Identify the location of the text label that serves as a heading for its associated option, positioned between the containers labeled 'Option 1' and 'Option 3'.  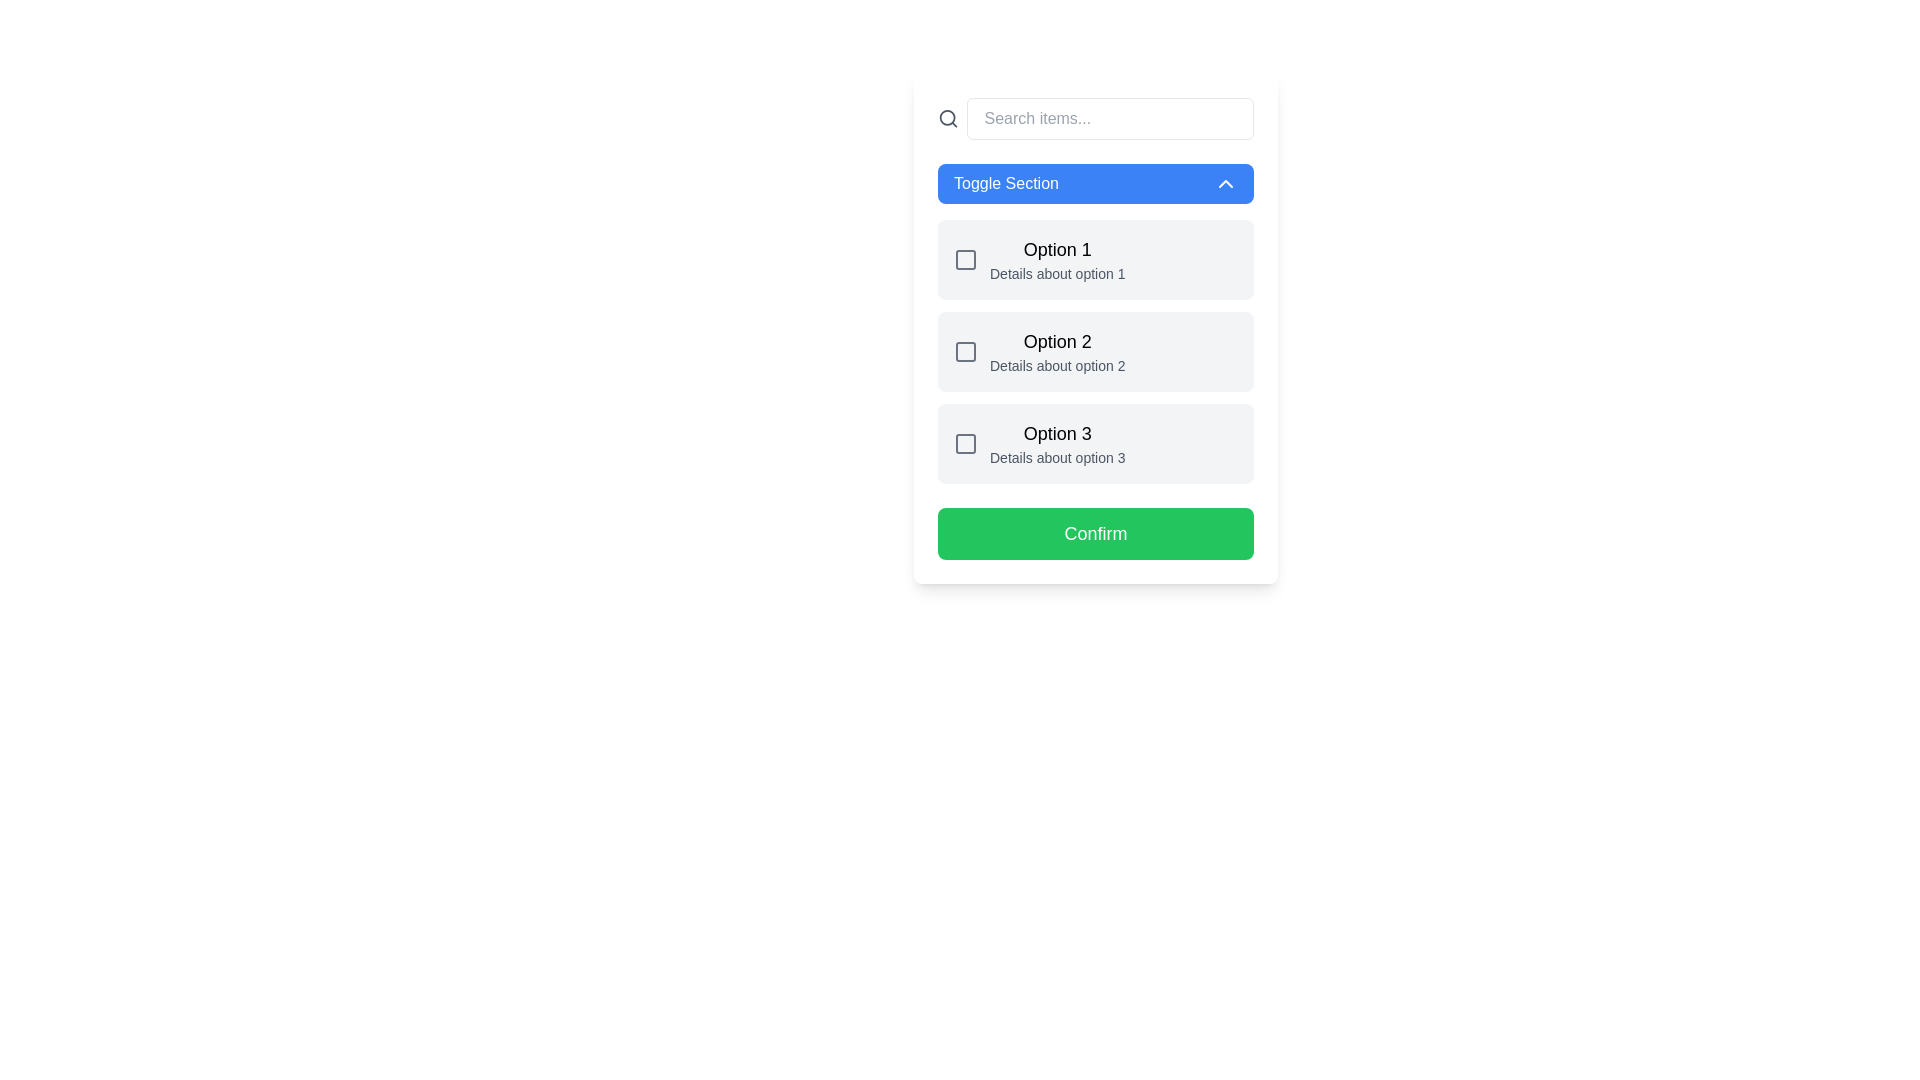
(1056, 341).